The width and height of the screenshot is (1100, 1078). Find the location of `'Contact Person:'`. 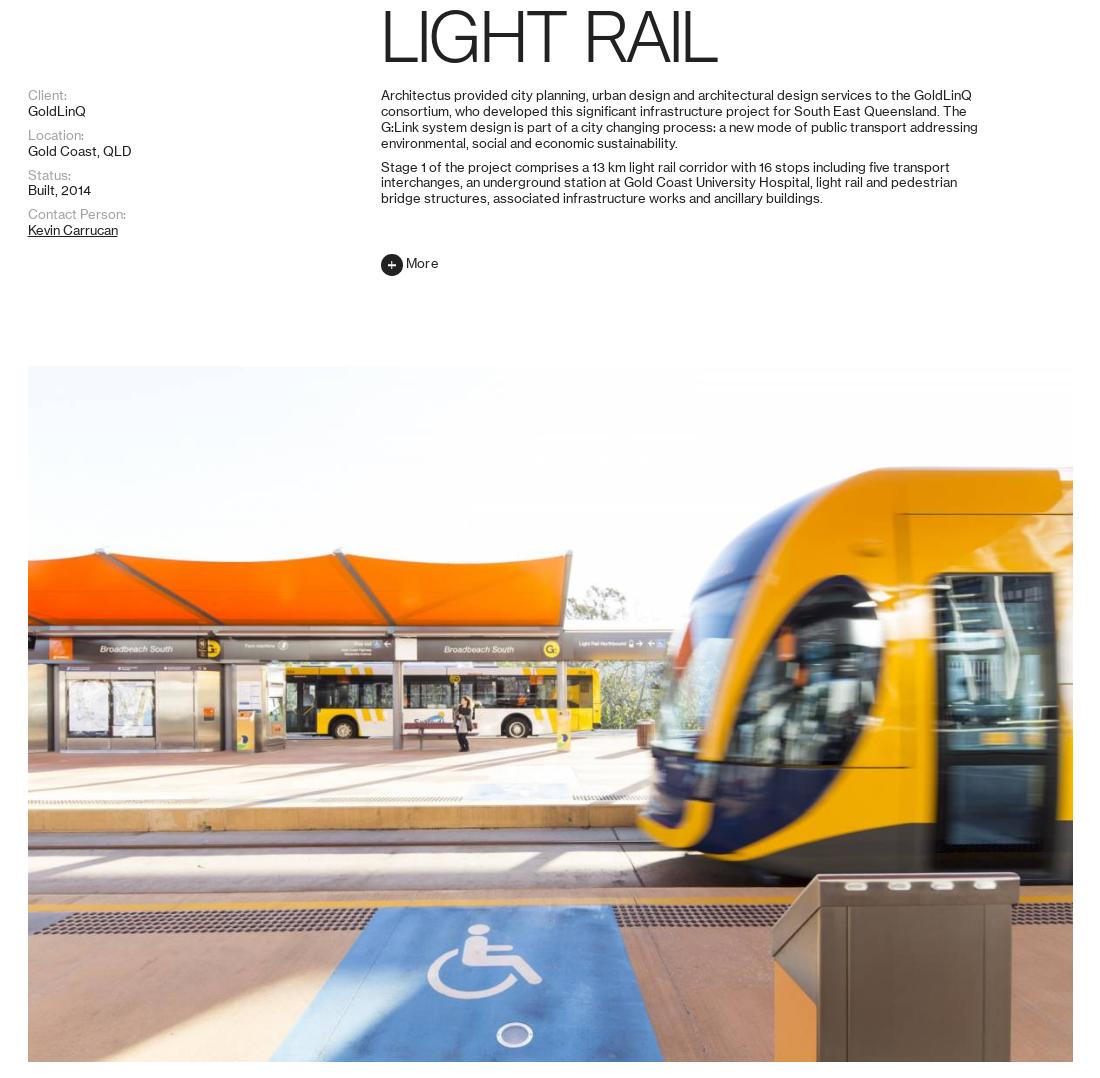

'Contact Person:' is located at coordinates (25, 1008).